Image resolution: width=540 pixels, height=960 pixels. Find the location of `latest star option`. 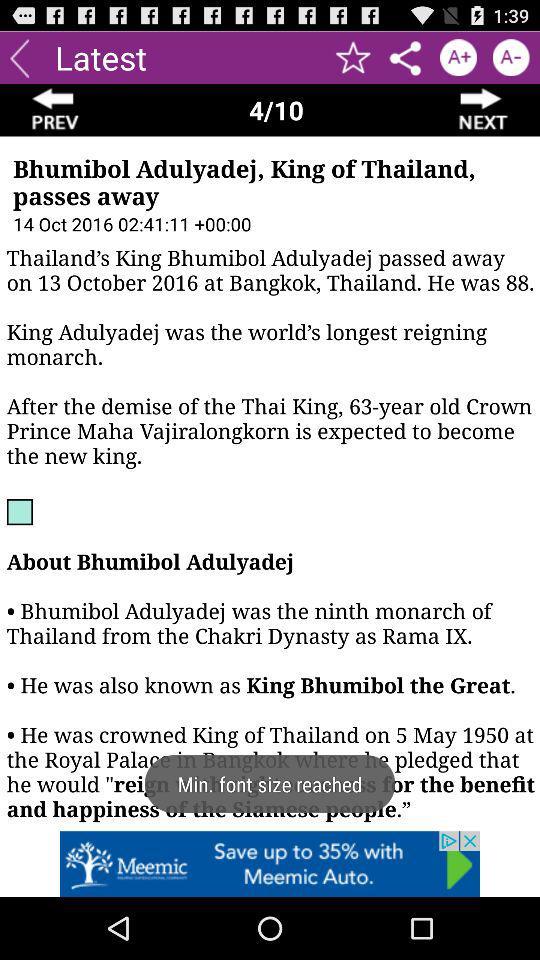

latest star option is located at coordinates (352, 56).